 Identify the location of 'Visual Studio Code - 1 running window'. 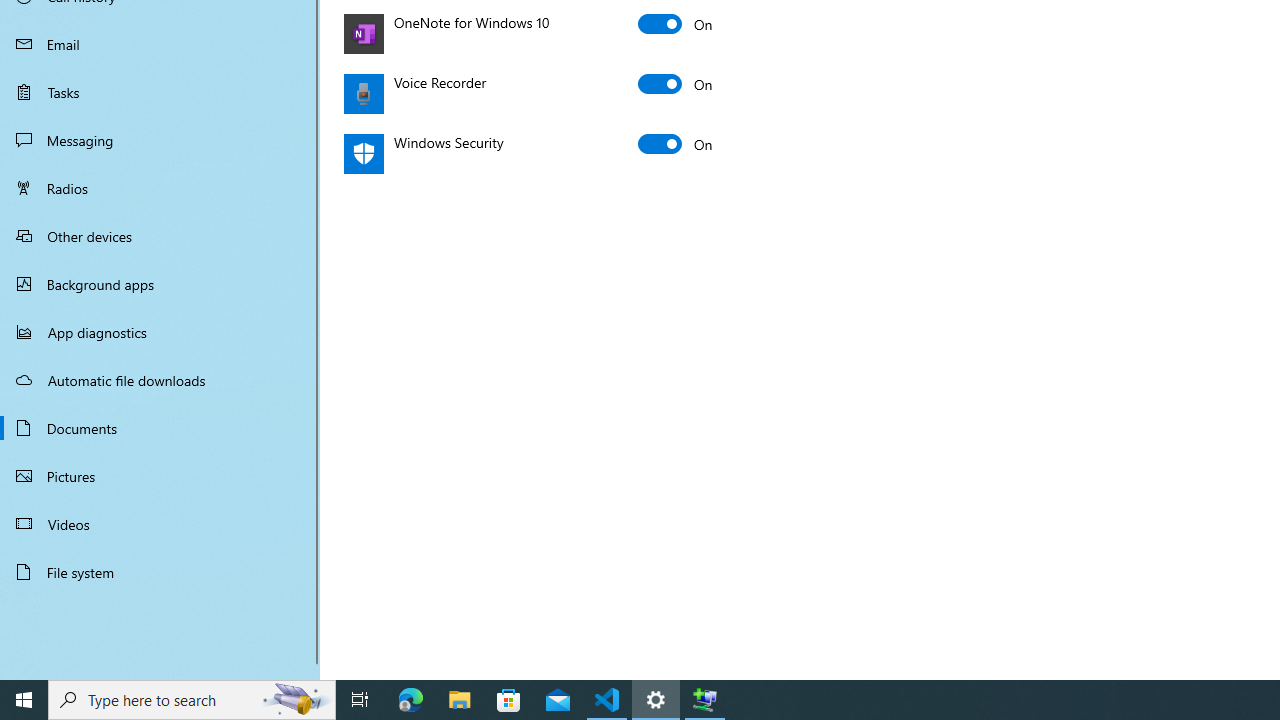
(606, 698).